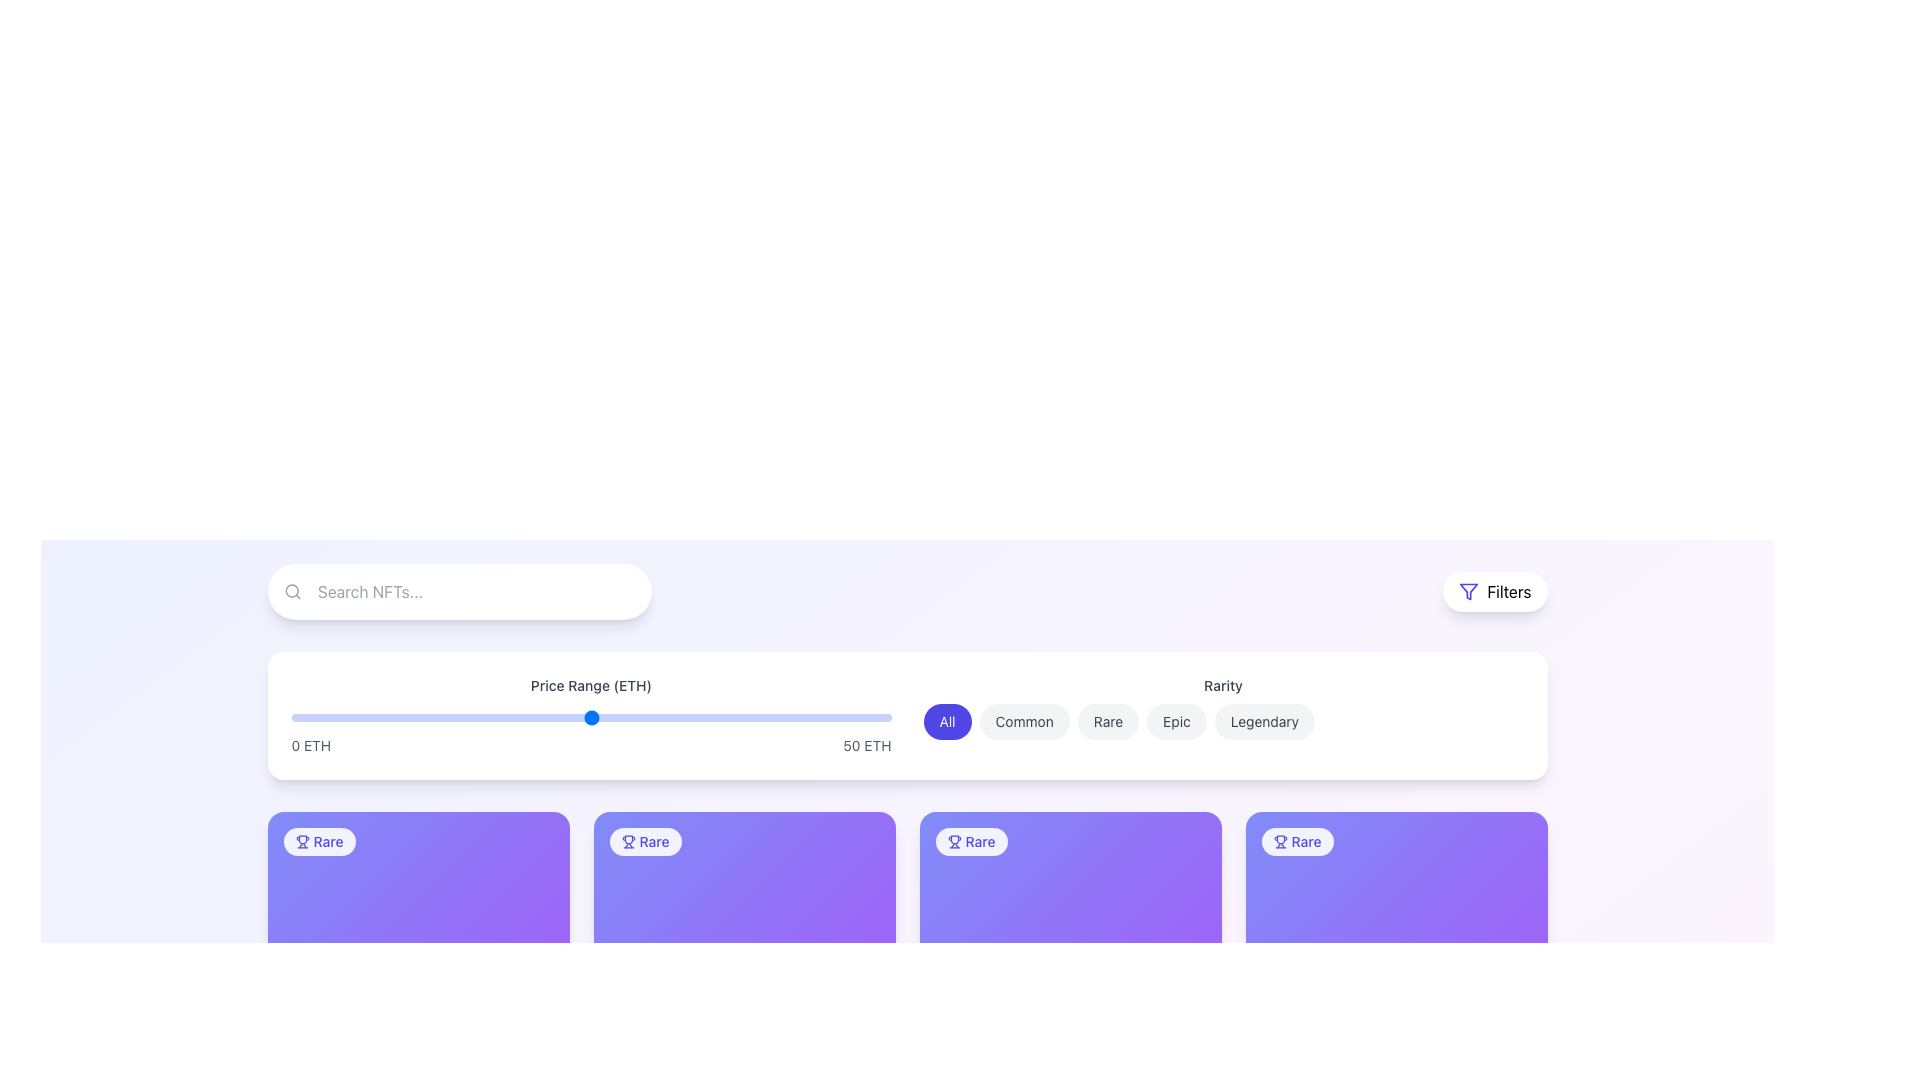 The height and width of the screenshot is (1080, 1920). I want to click on the price range slider, so click(375, 716).